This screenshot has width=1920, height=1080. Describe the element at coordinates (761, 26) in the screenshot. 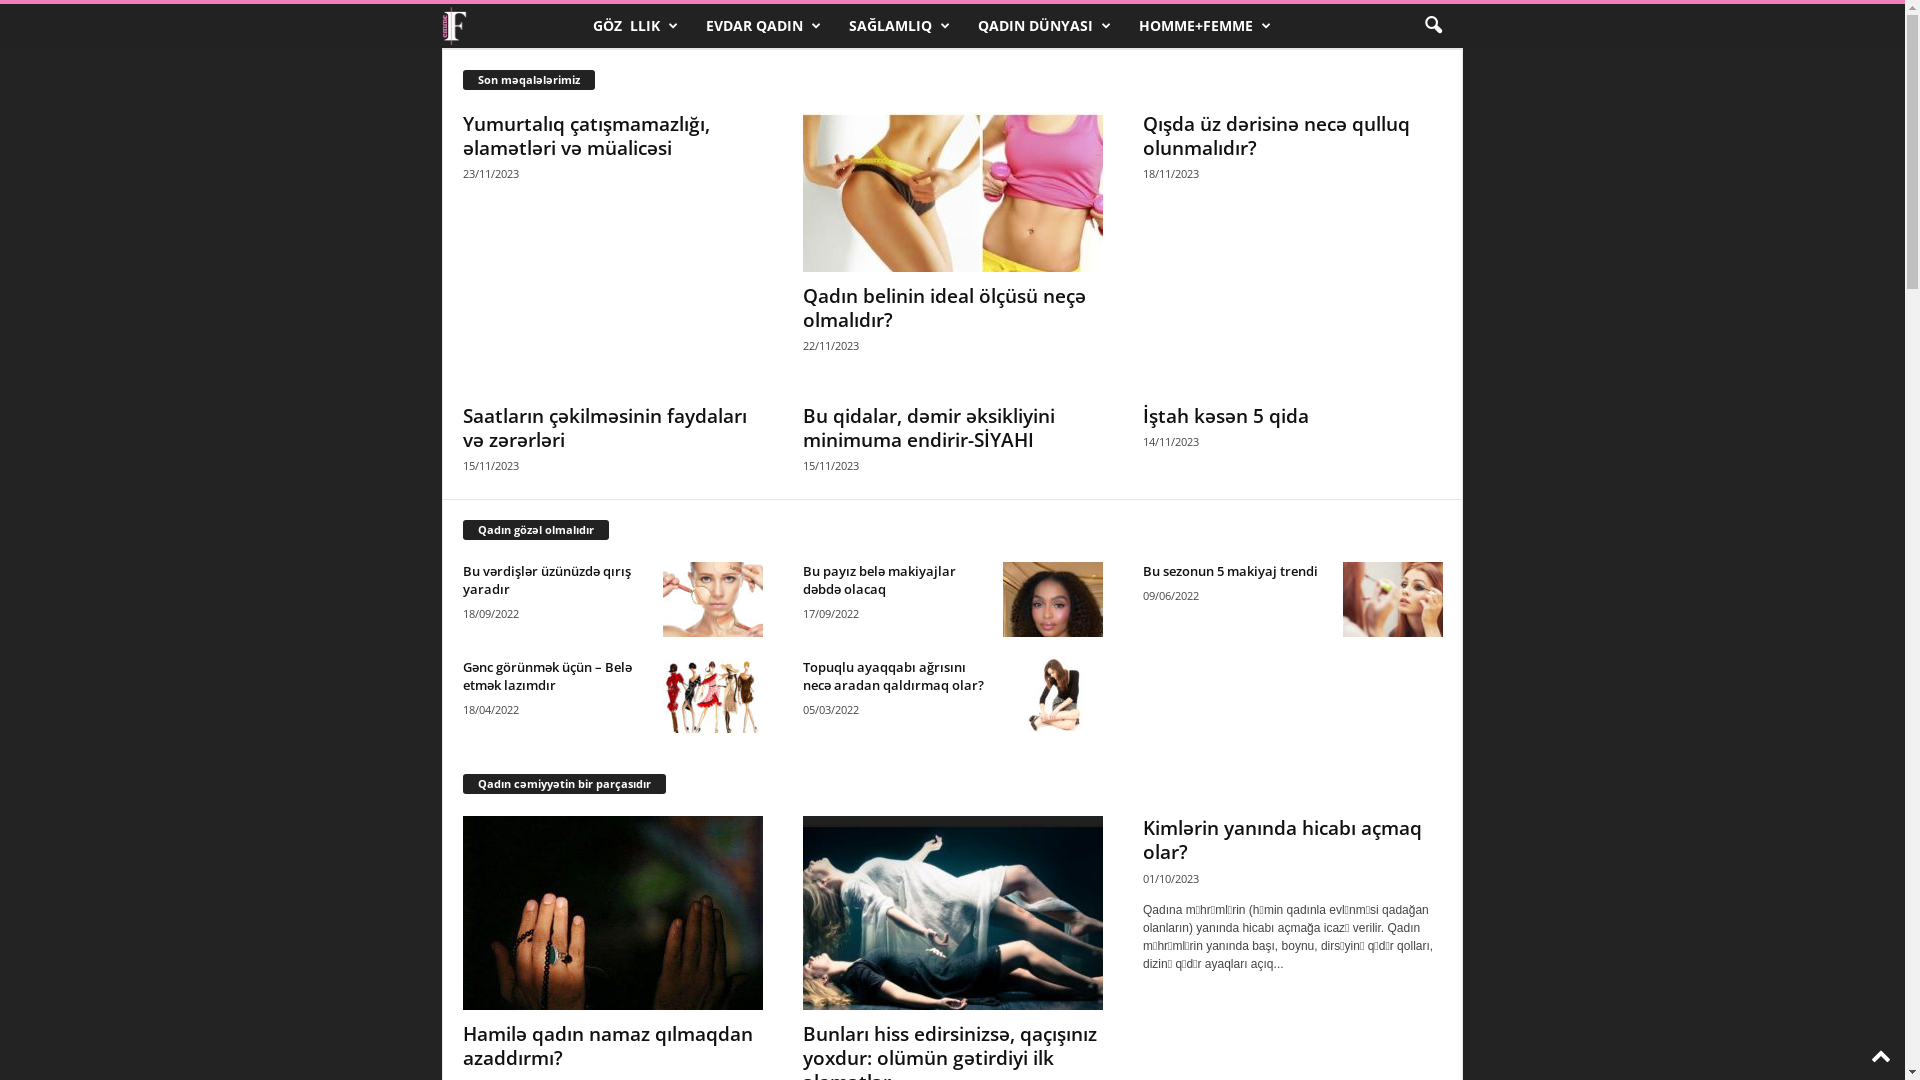

I see `'EVDAR QADIN'` at that location.